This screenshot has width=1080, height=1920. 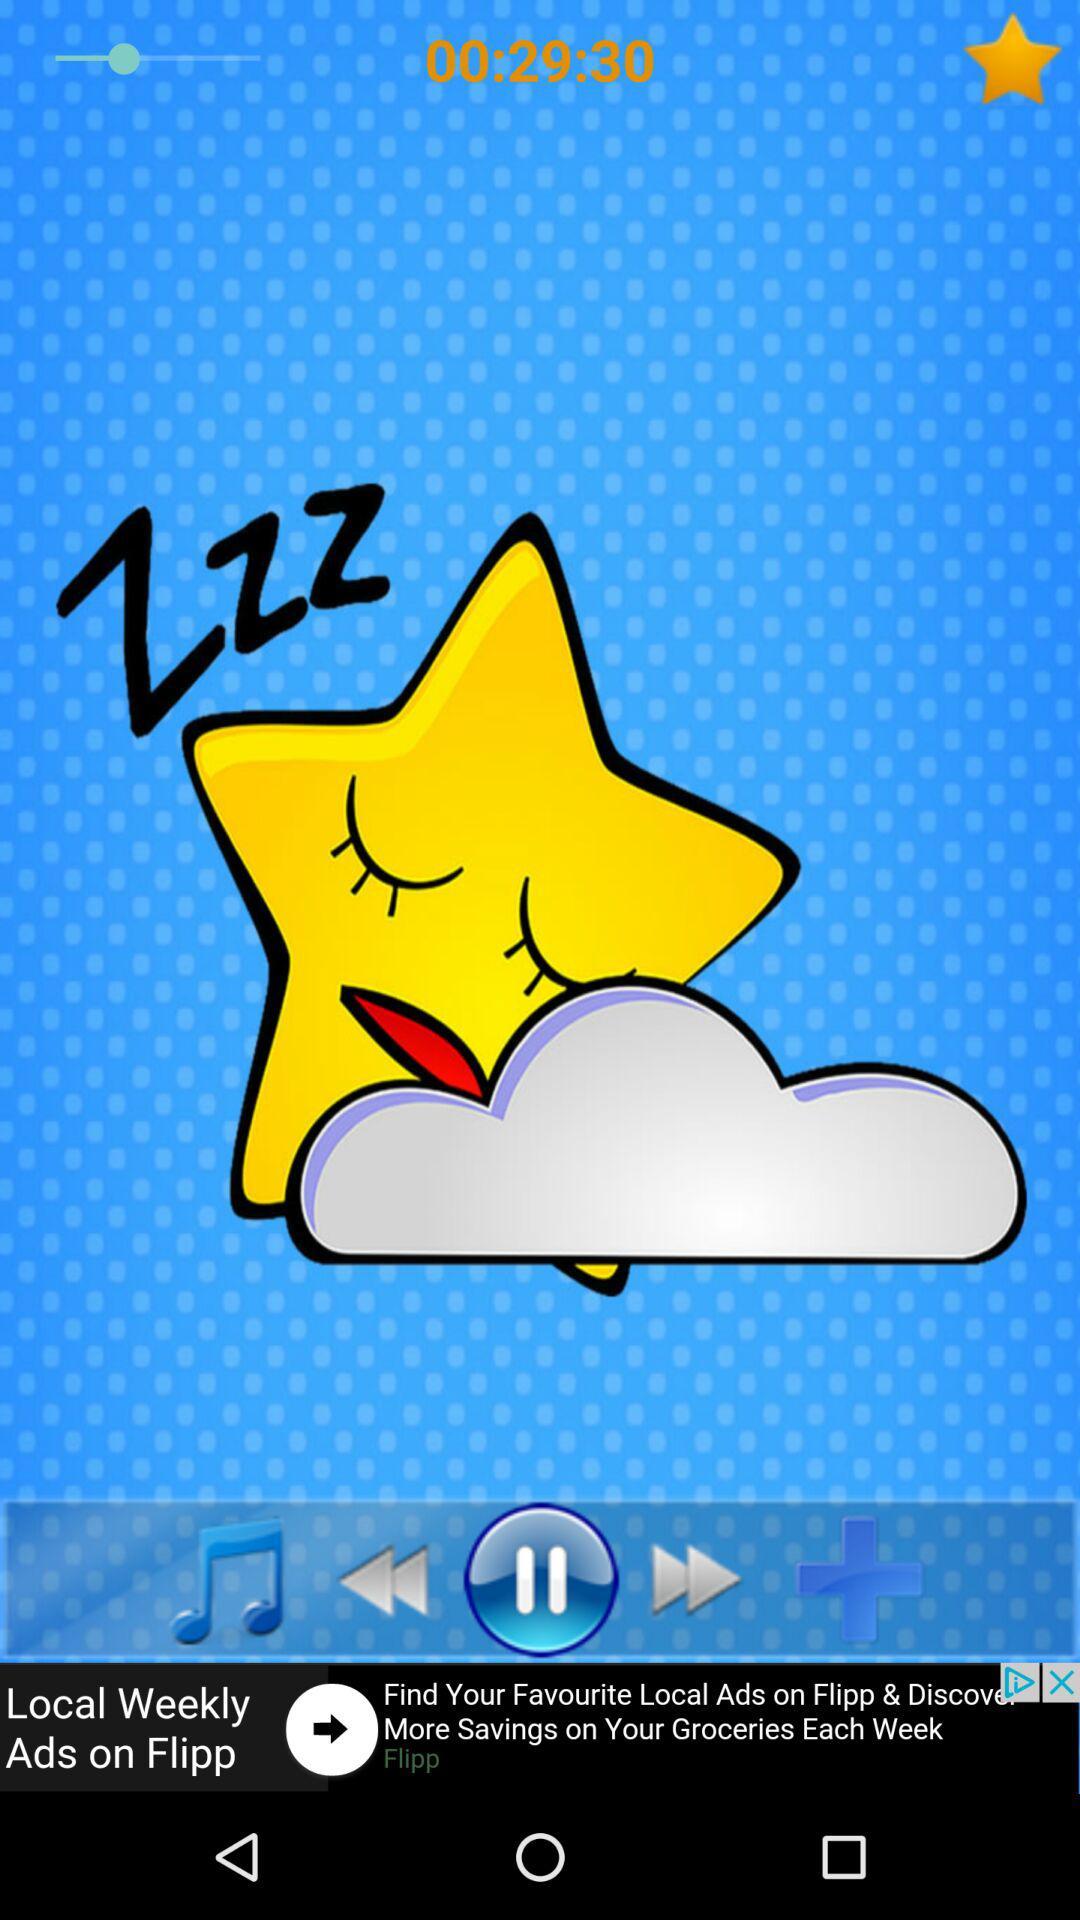 I want to click on the star icon, so click(x=1020, y=59).